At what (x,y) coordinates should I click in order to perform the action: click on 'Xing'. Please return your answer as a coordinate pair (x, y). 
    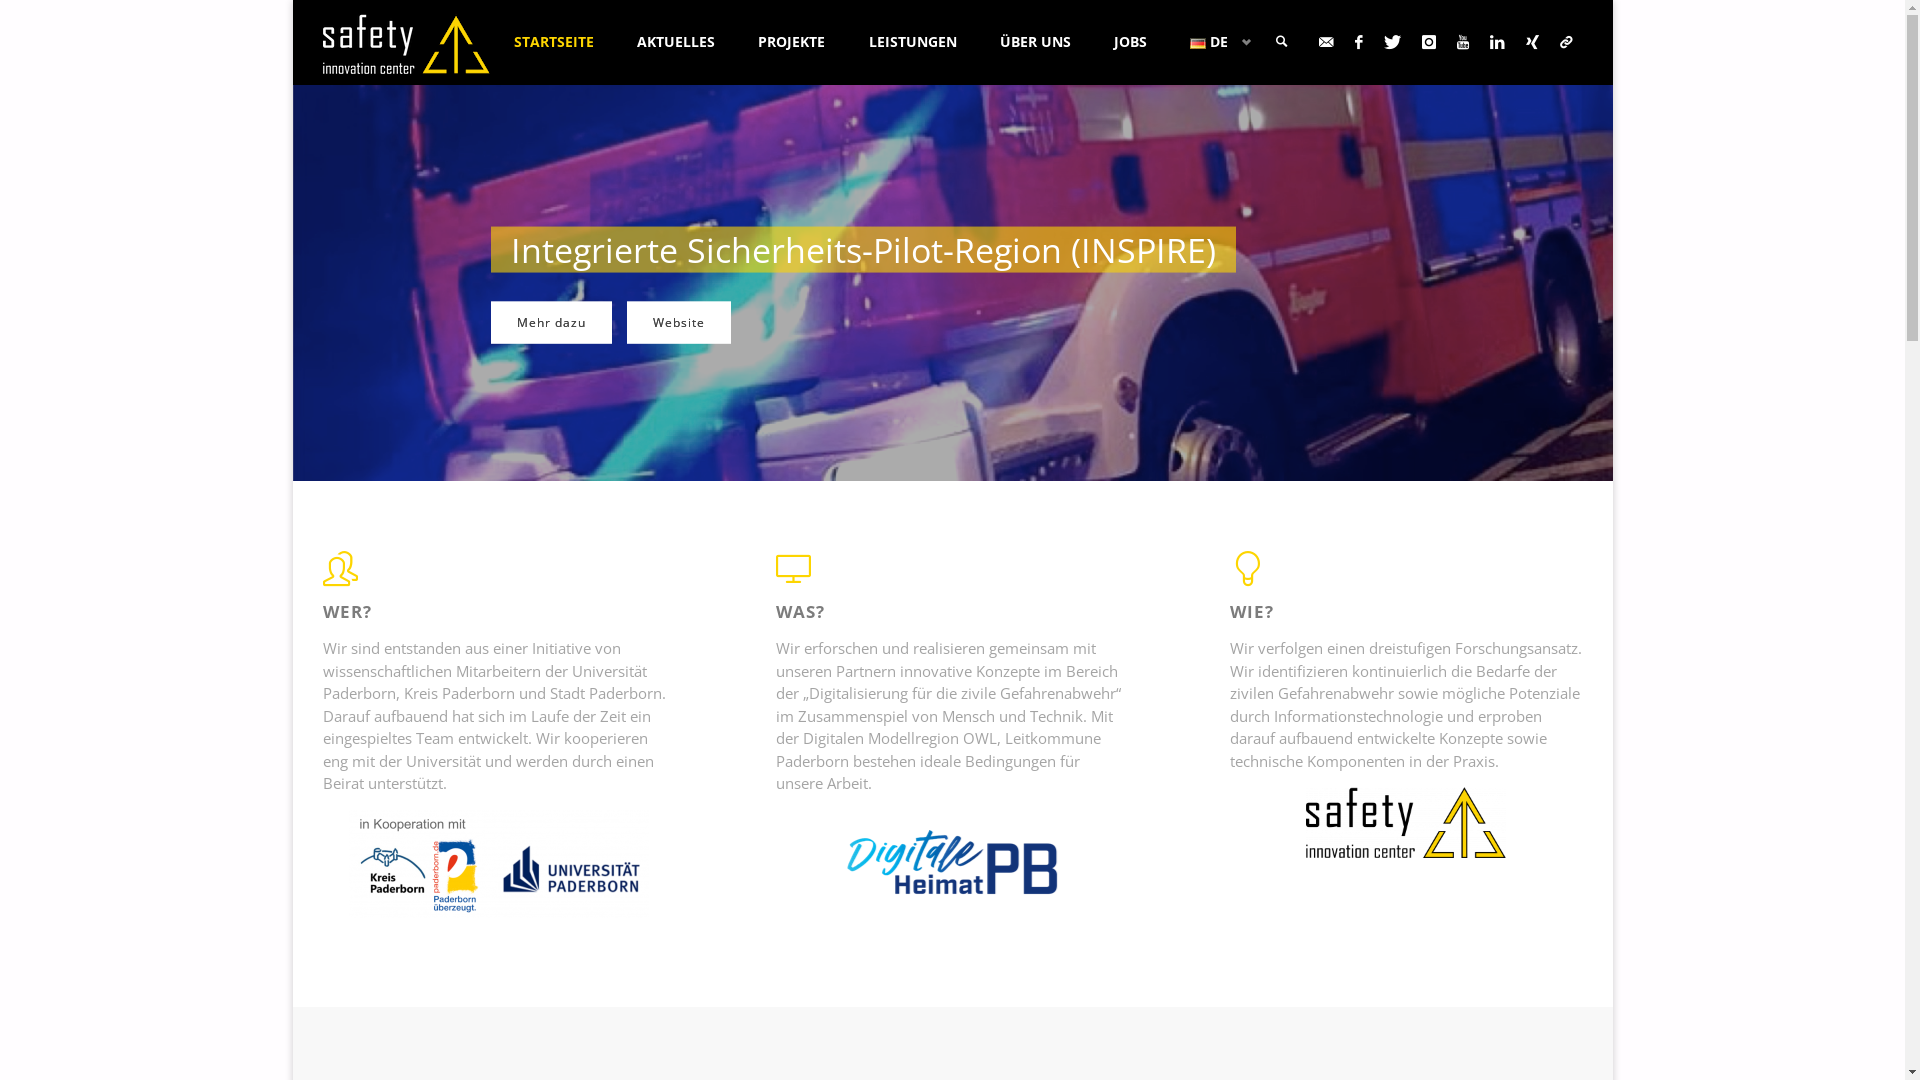
    Looking at the image, I should click on (1531, 42).